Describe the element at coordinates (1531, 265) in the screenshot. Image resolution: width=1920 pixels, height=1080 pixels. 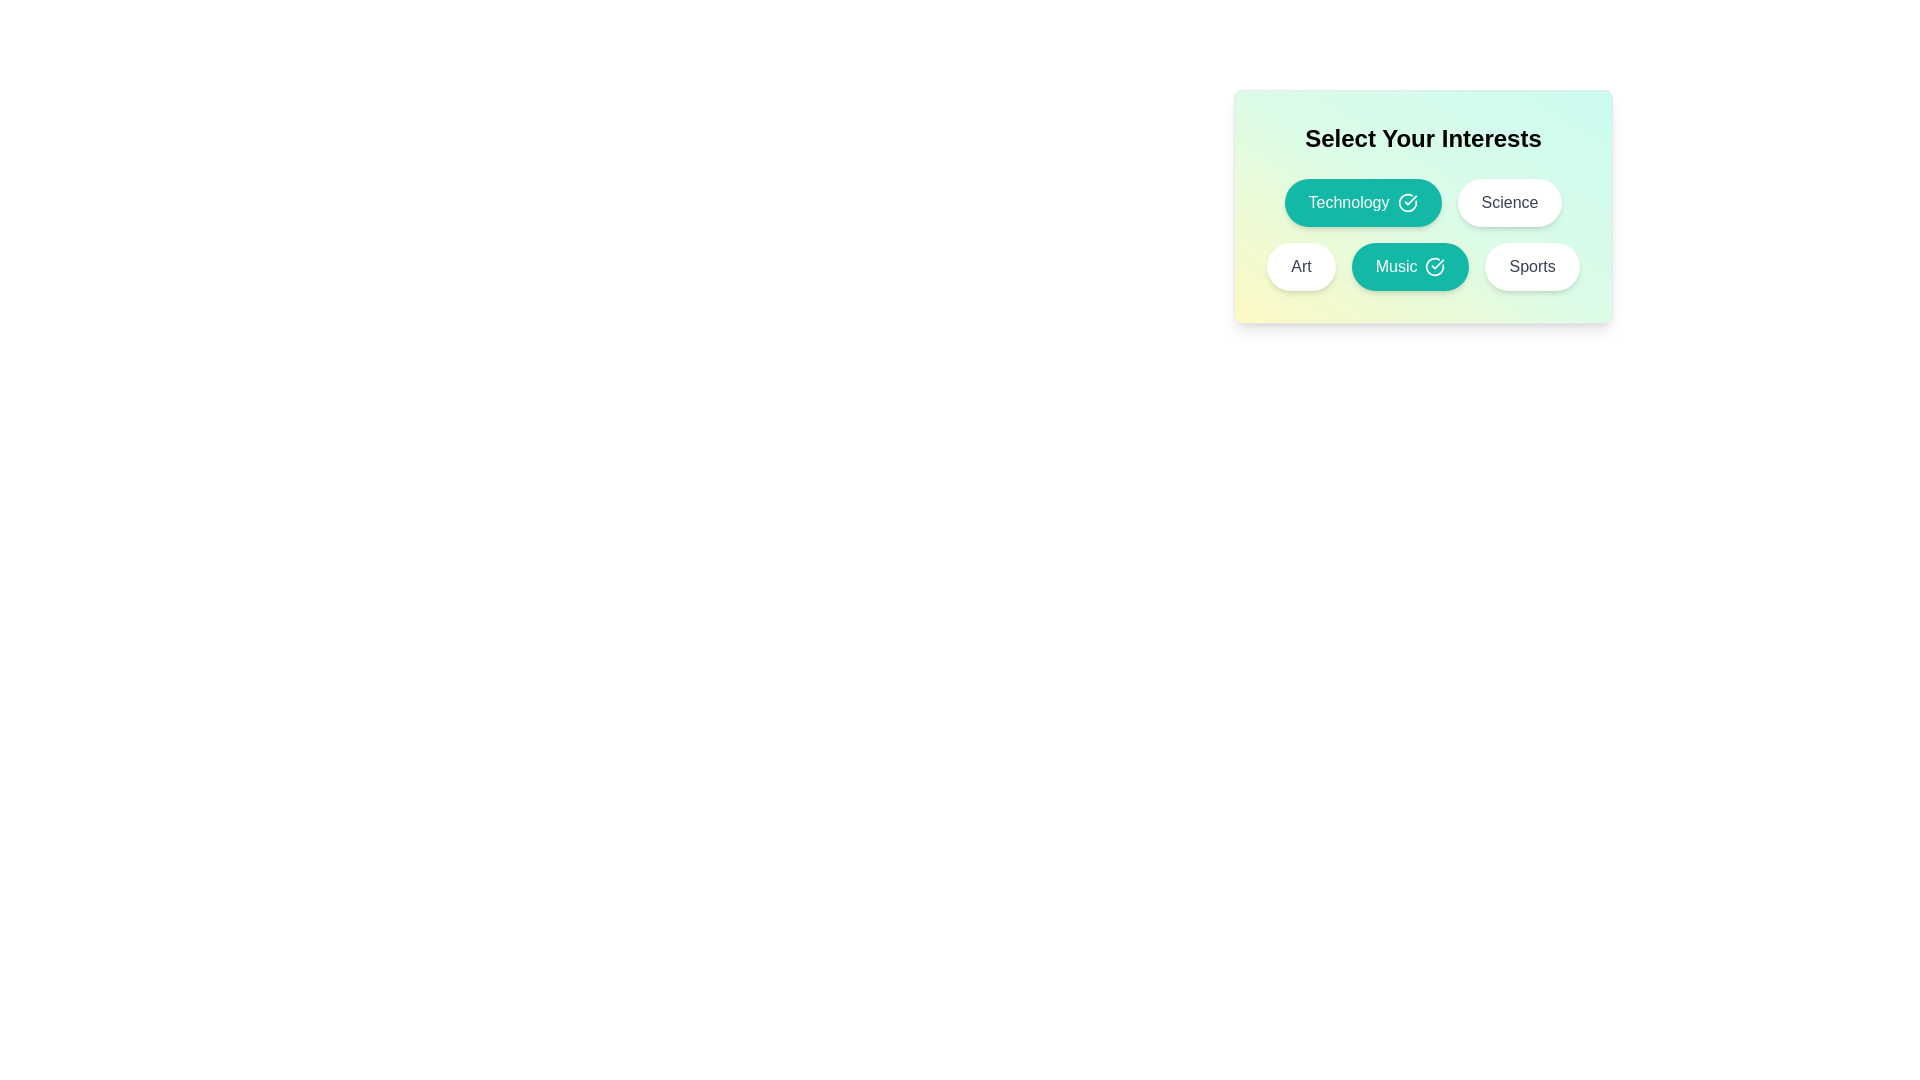
I see `the interest tag labeled Sports` at that location.